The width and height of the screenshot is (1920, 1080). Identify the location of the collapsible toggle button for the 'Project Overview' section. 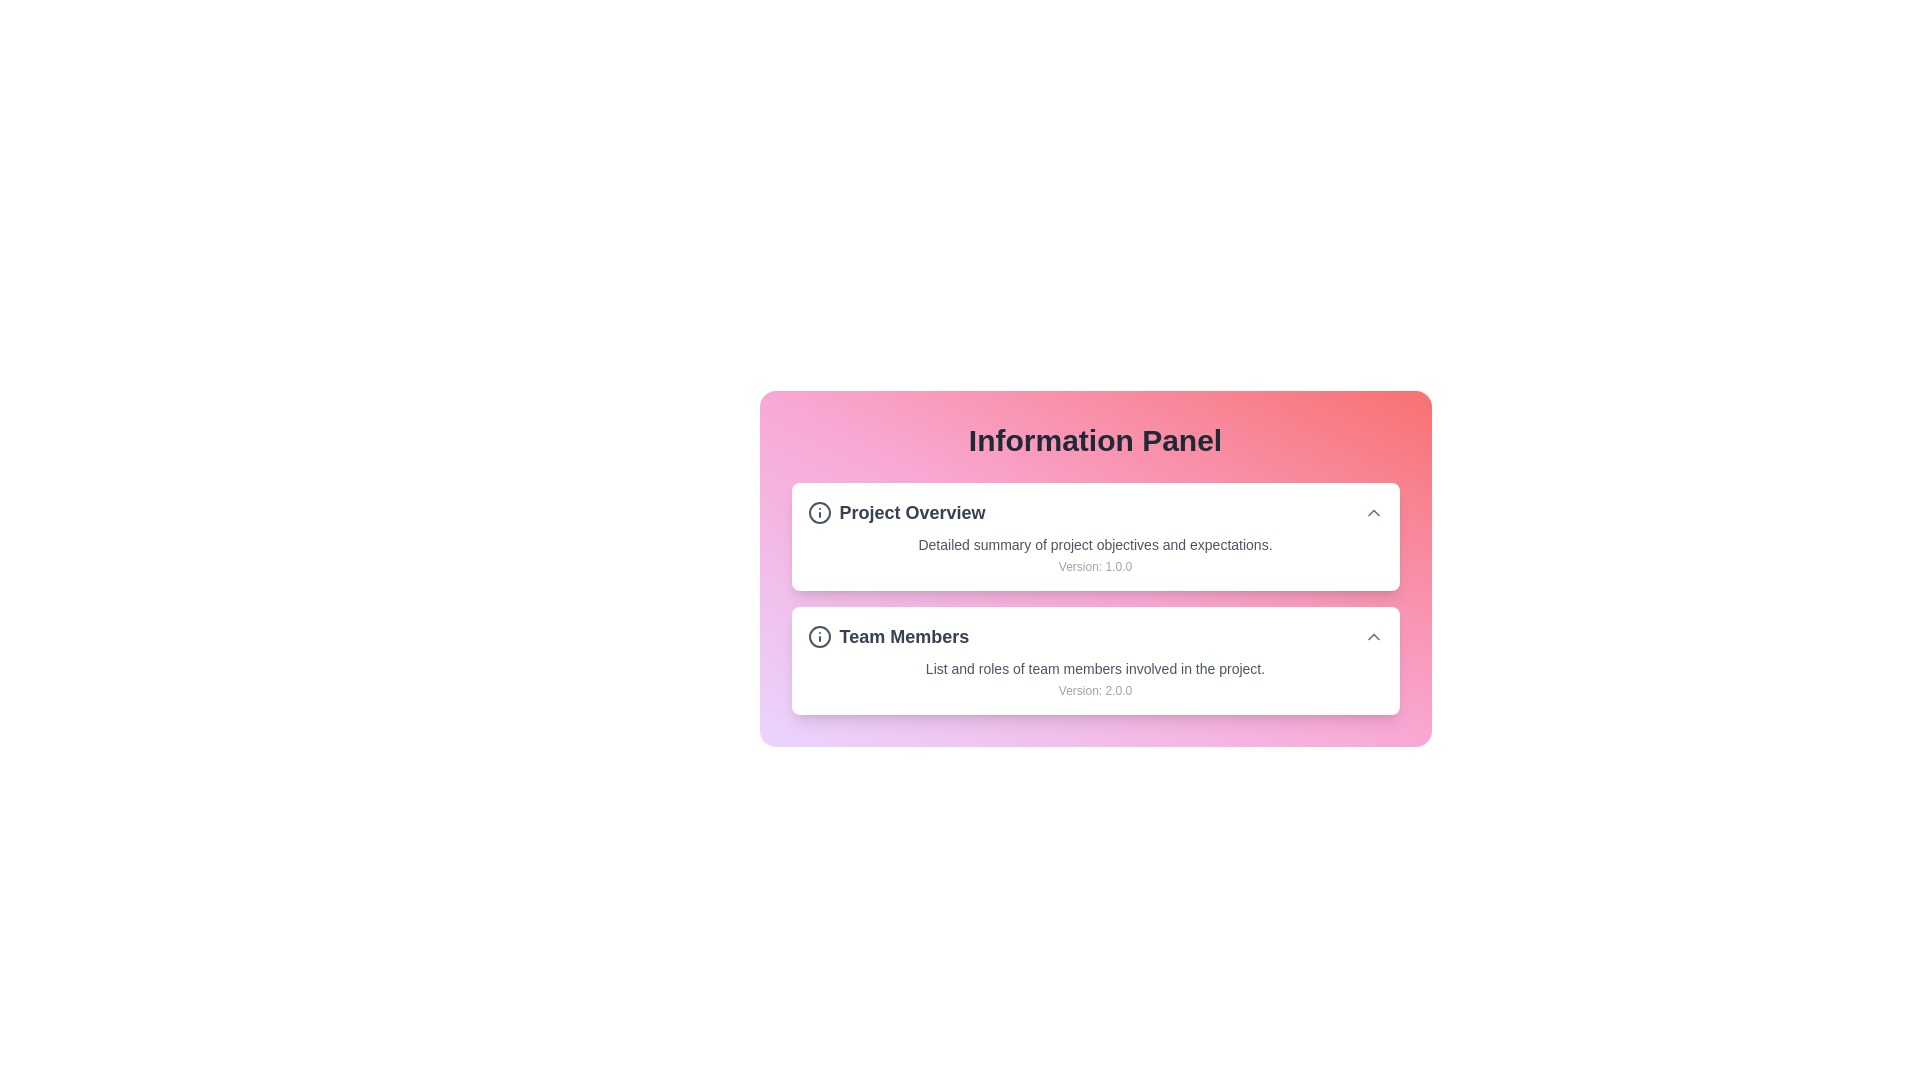
(1372, 512).